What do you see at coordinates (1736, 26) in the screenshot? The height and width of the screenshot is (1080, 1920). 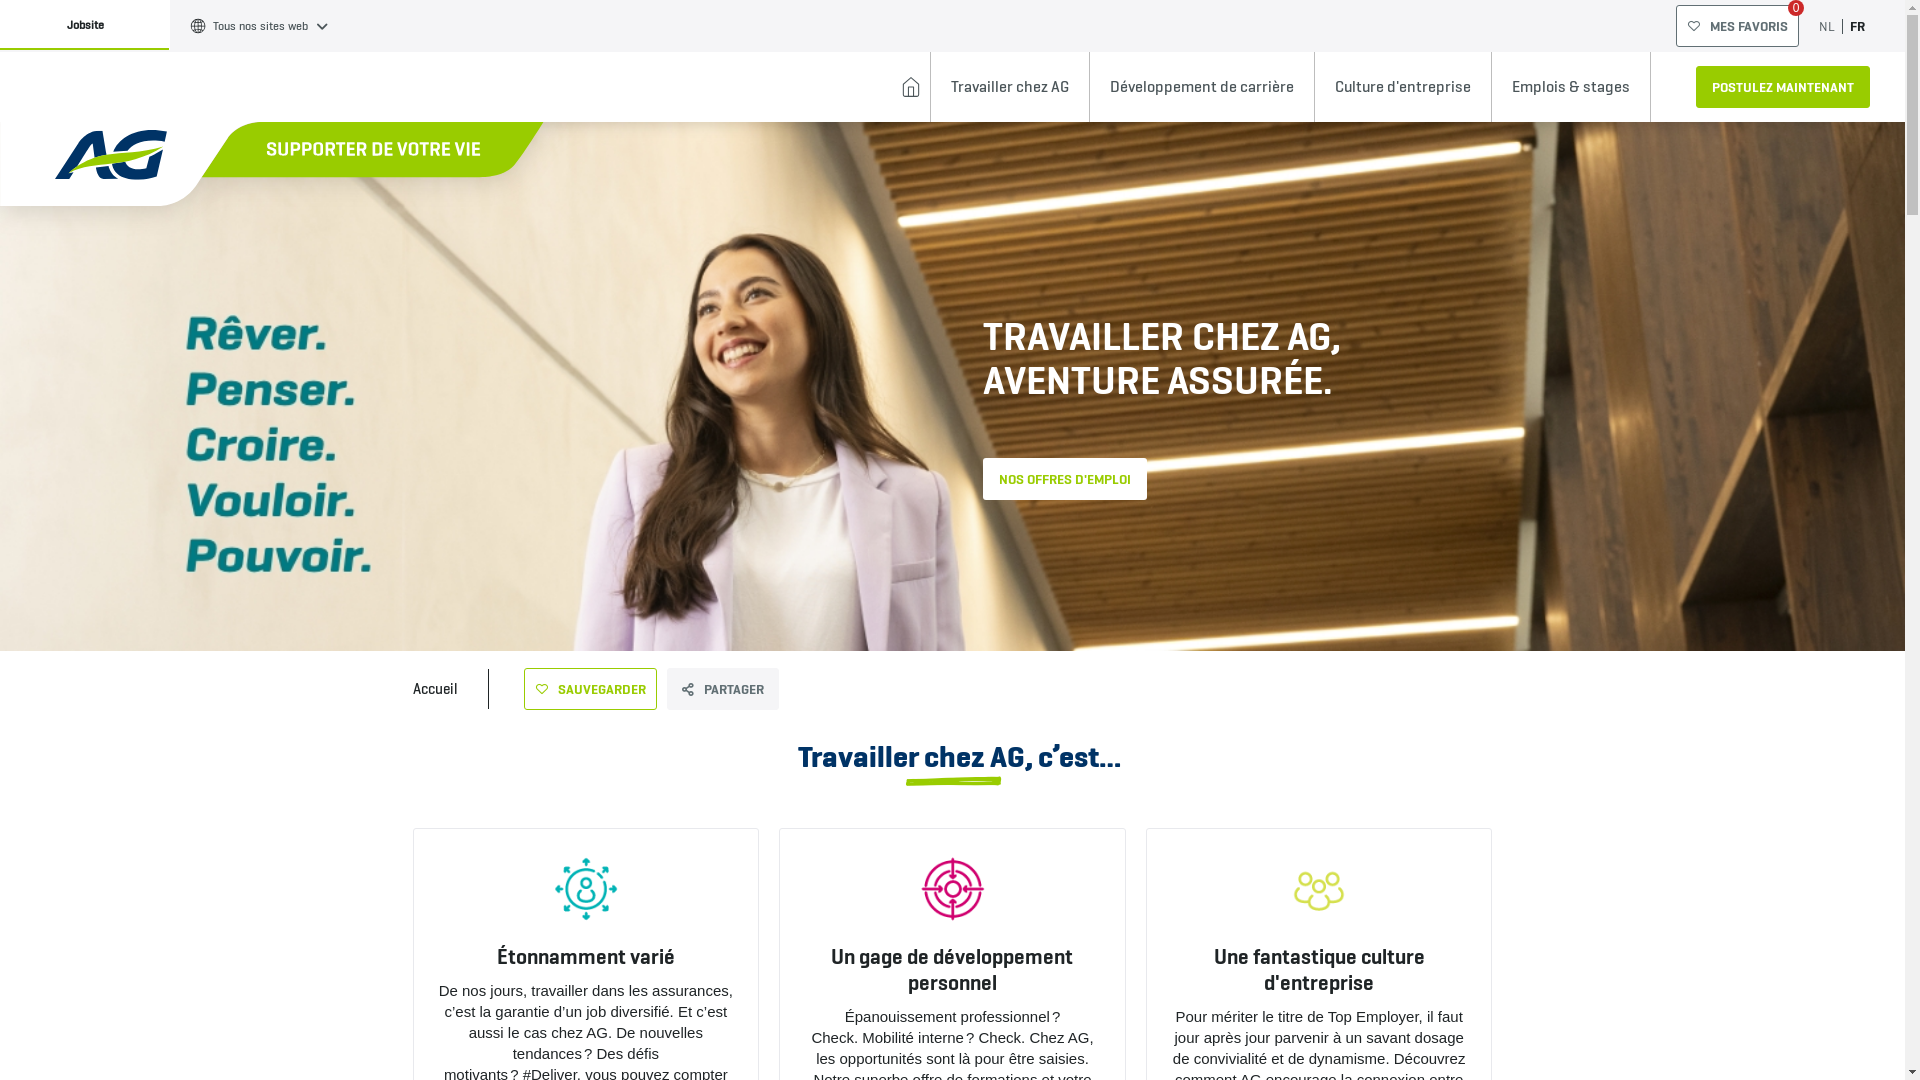 I see `'MES FAVORIS'` at bounding box center [1736, 26].